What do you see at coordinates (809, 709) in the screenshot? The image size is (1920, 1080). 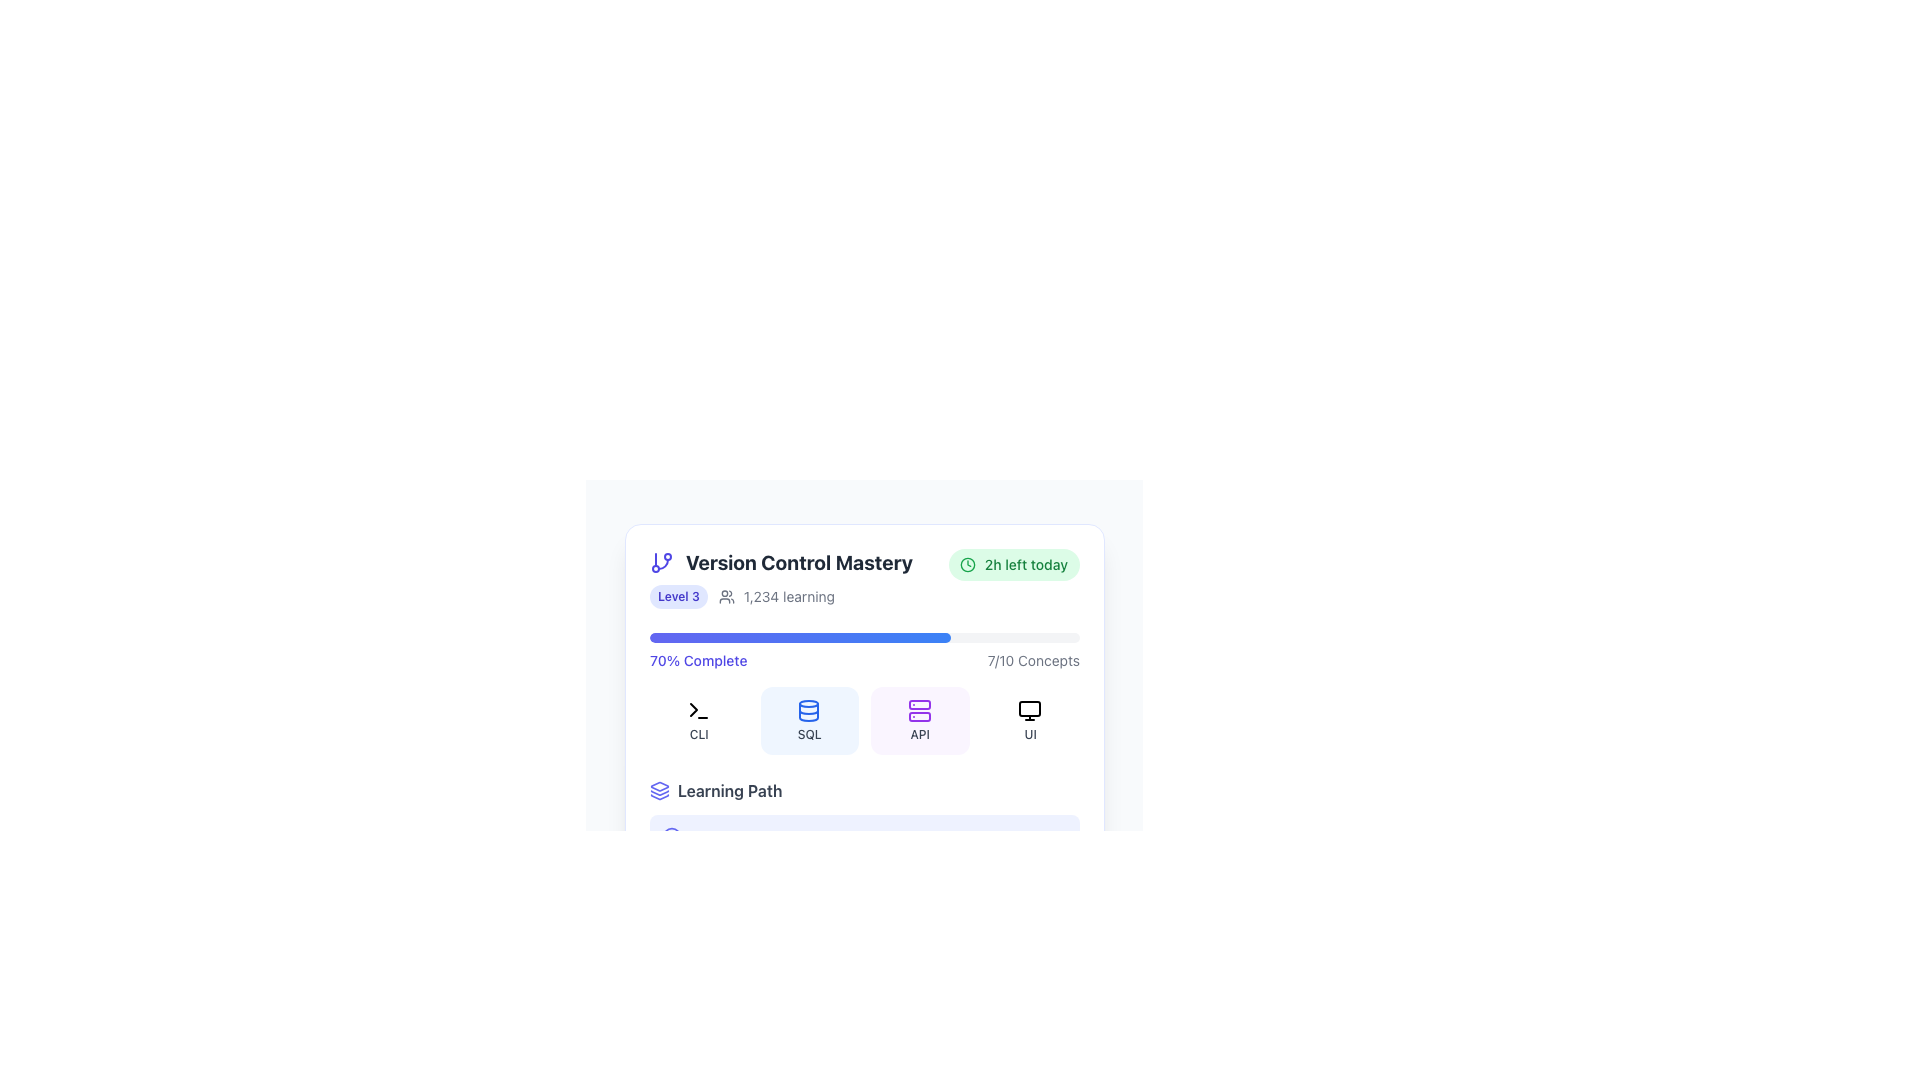 I see `the stylized database icon located within the 'SQL' button of the 'Version Control Mastery' course section` at bounding box center [809, 709].